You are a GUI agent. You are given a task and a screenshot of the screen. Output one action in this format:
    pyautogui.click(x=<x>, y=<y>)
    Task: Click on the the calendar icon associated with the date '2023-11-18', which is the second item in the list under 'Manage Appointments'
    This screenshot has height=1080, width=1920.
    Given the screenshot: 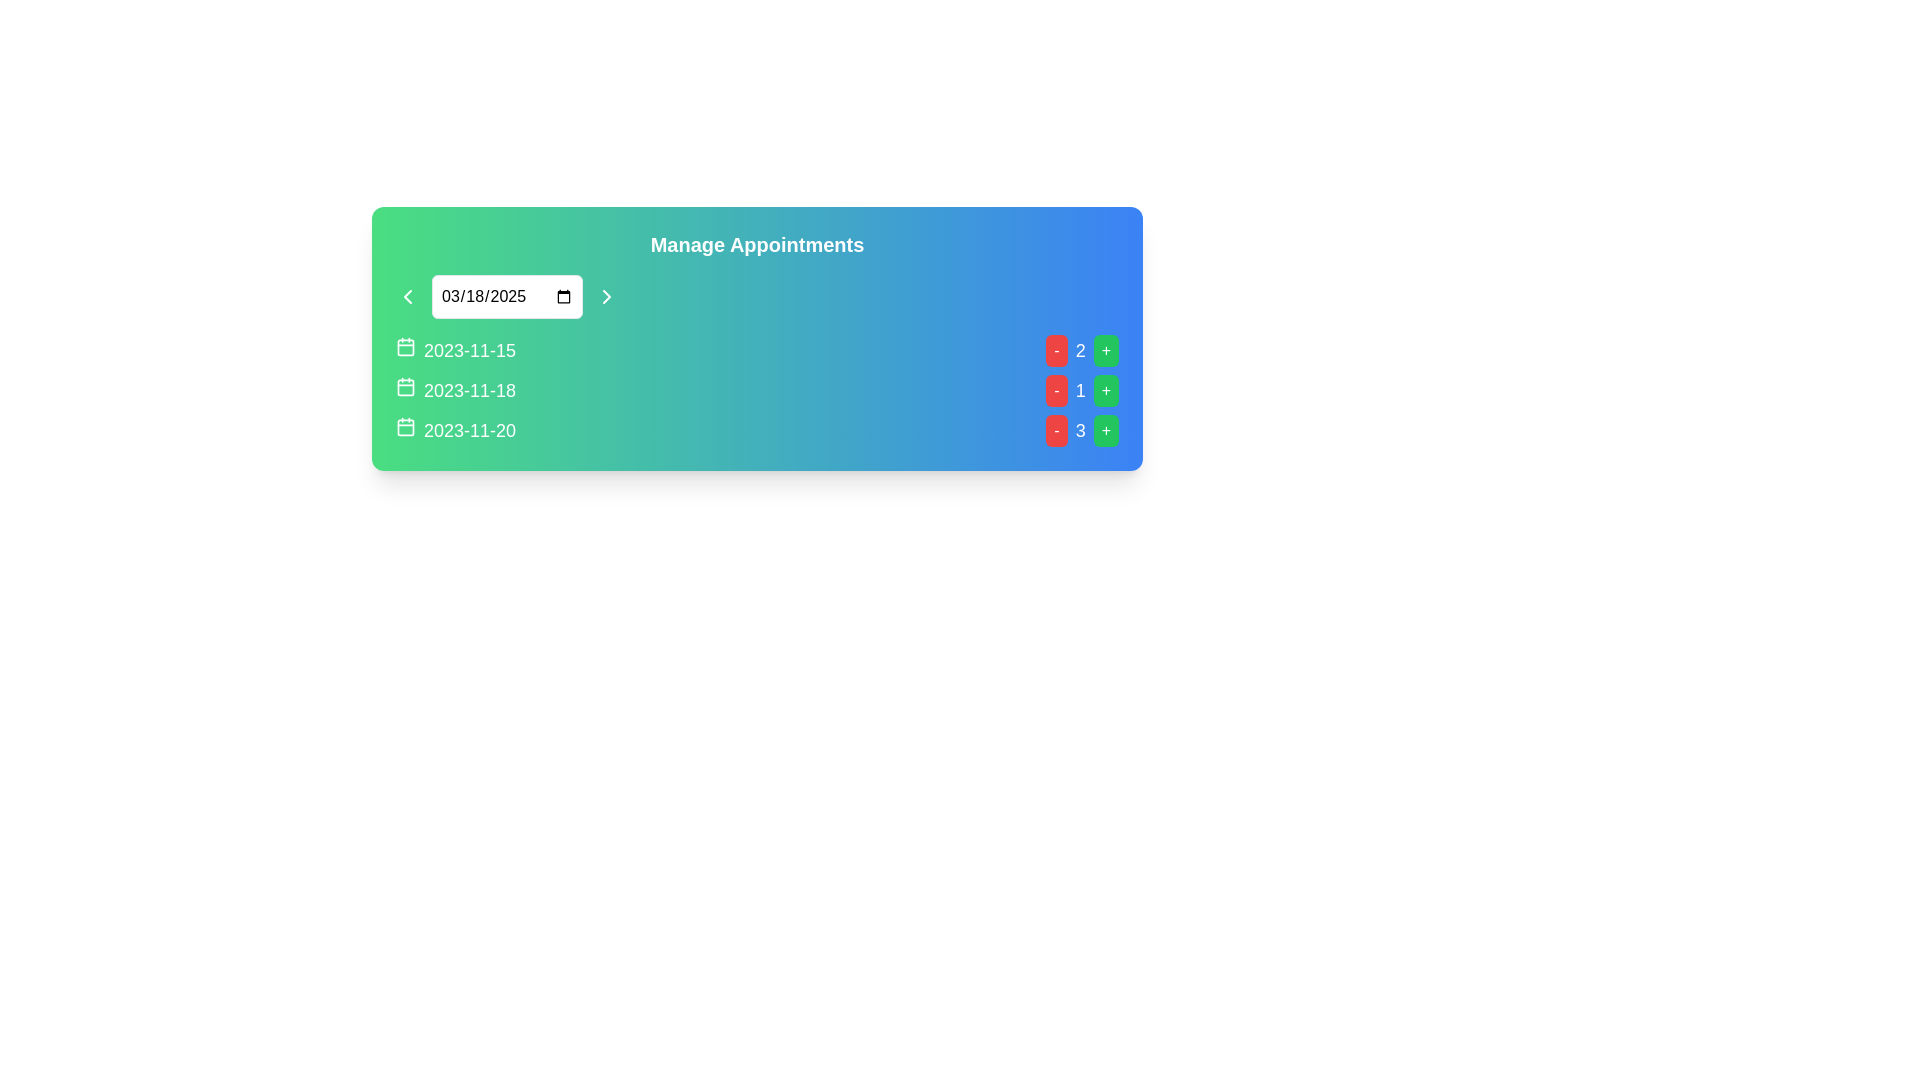 What is the action you would take?
    pyautogui.click(x=405, y=386)
    